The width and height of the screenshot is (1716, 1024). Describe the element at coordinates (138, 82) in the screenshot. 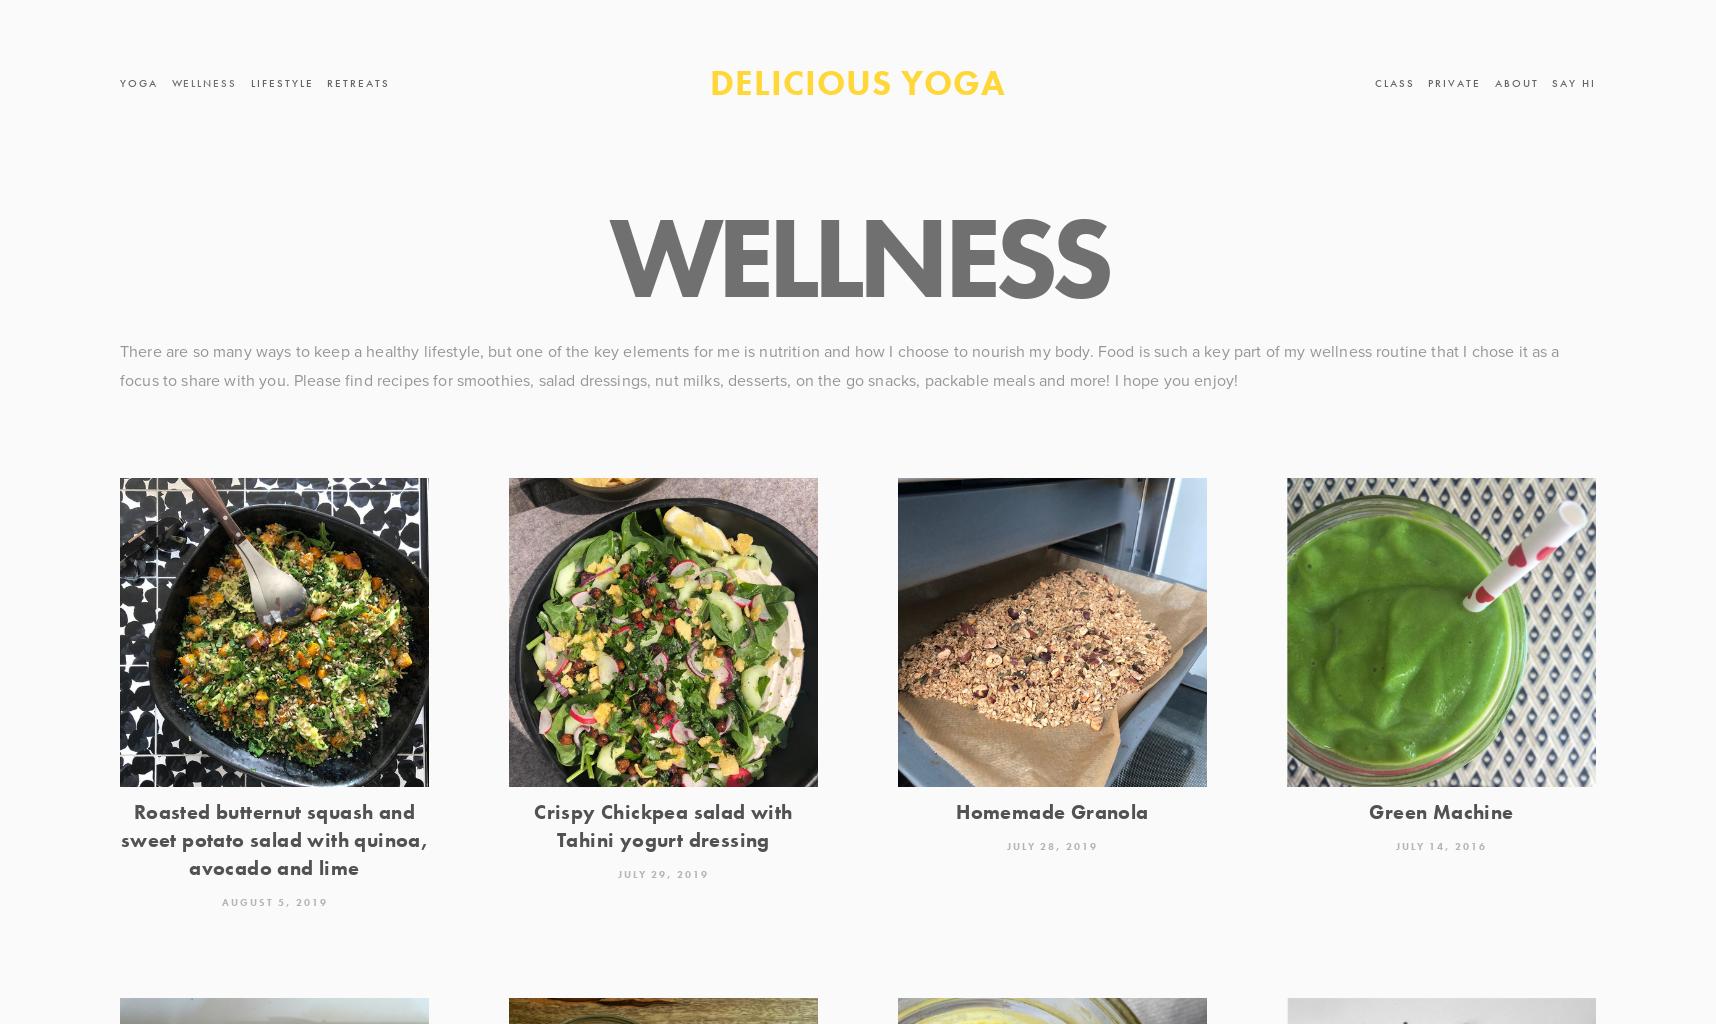

I see `'YOGA'` at that location.